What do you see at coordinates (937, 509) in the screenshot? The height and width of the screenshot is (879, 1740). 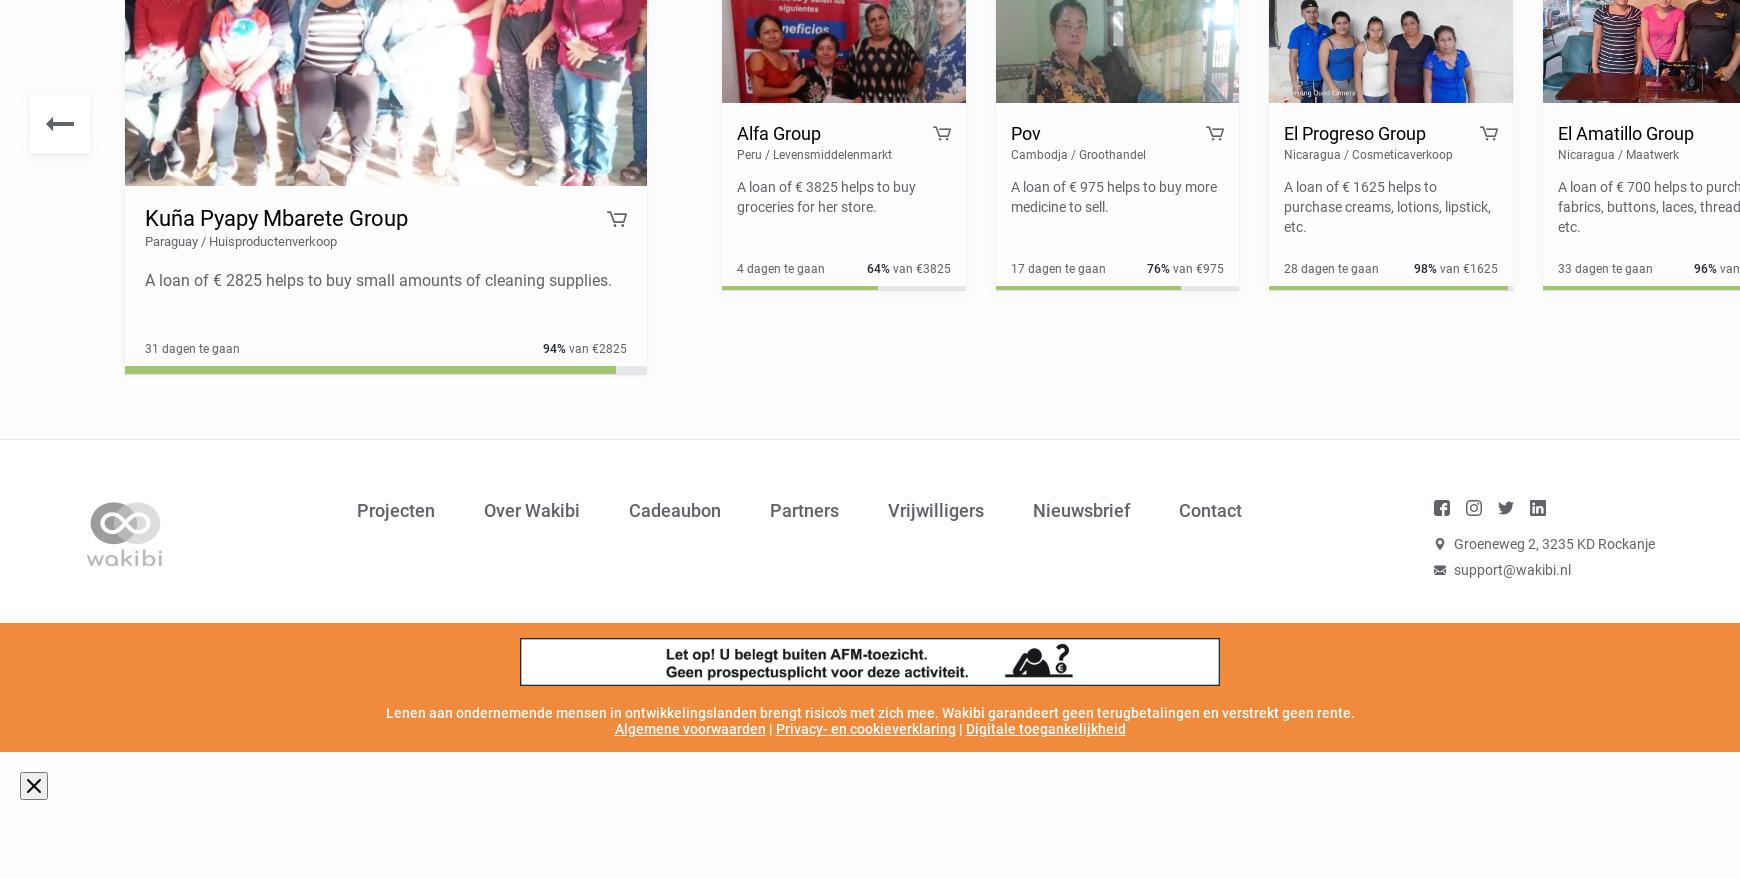 I see `'Vrijwilligers'` at bounding box center [937, 509].